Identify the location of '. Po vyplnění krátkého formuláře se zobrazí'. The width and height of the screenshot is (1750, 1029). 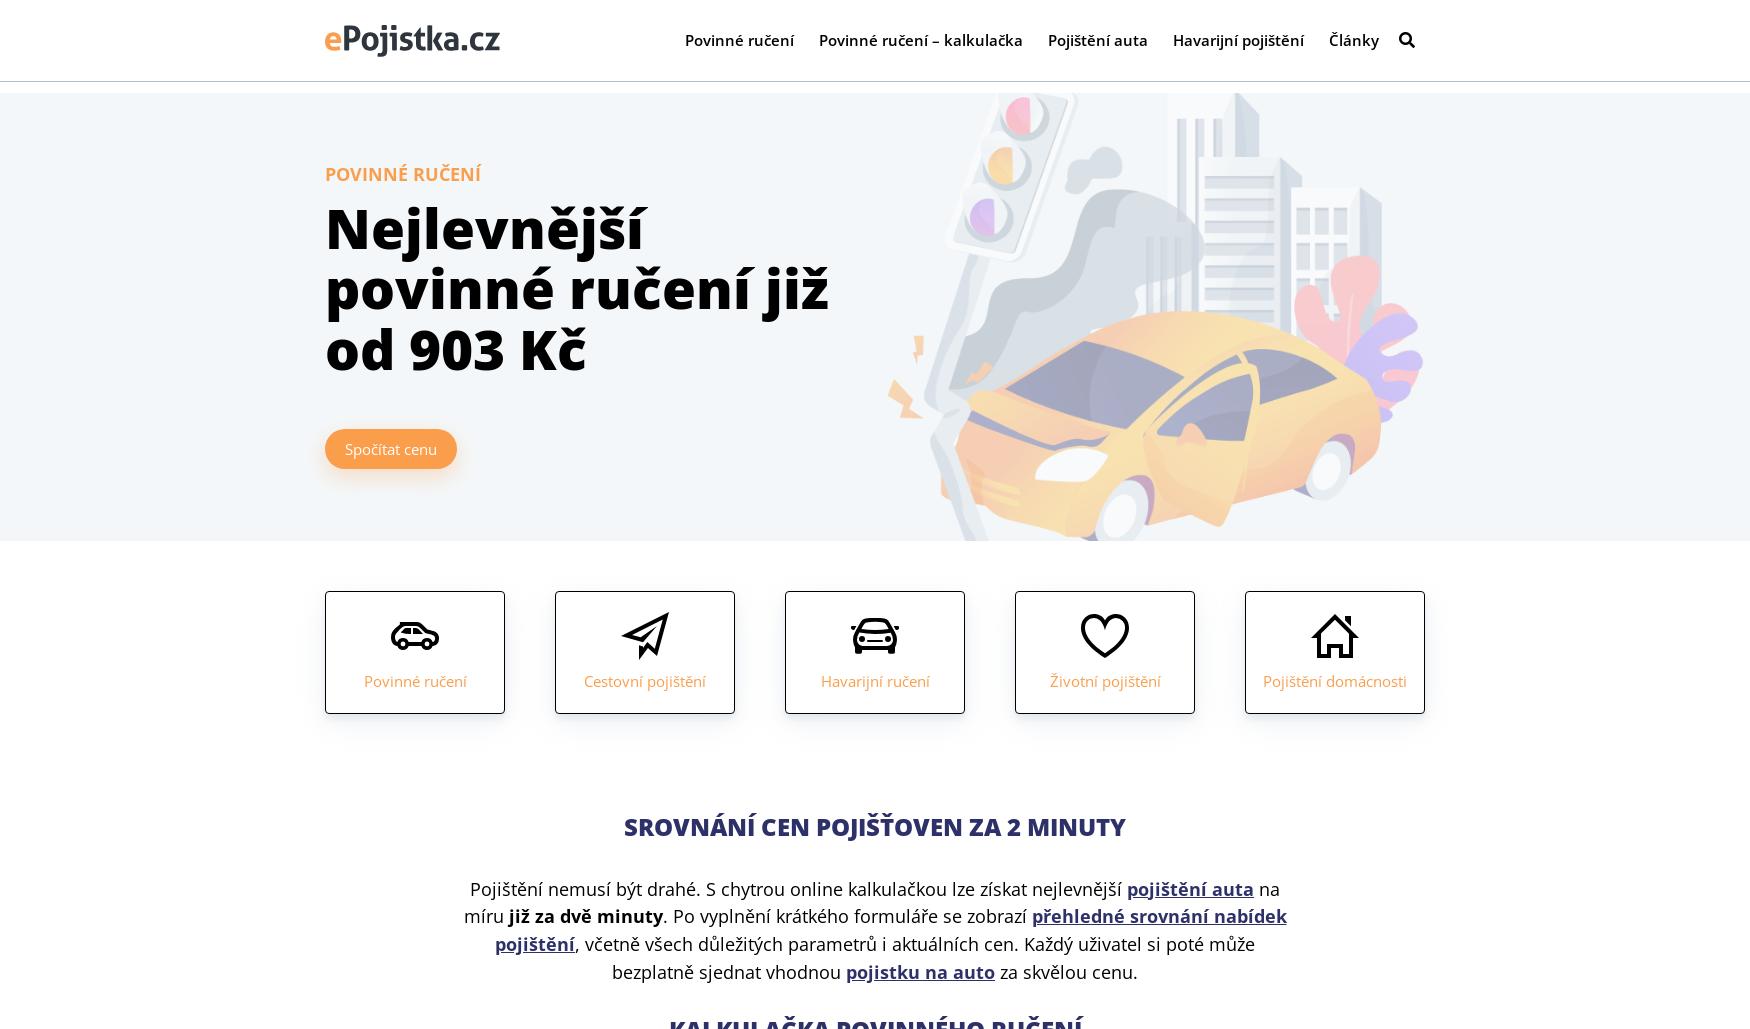
(846, 916).